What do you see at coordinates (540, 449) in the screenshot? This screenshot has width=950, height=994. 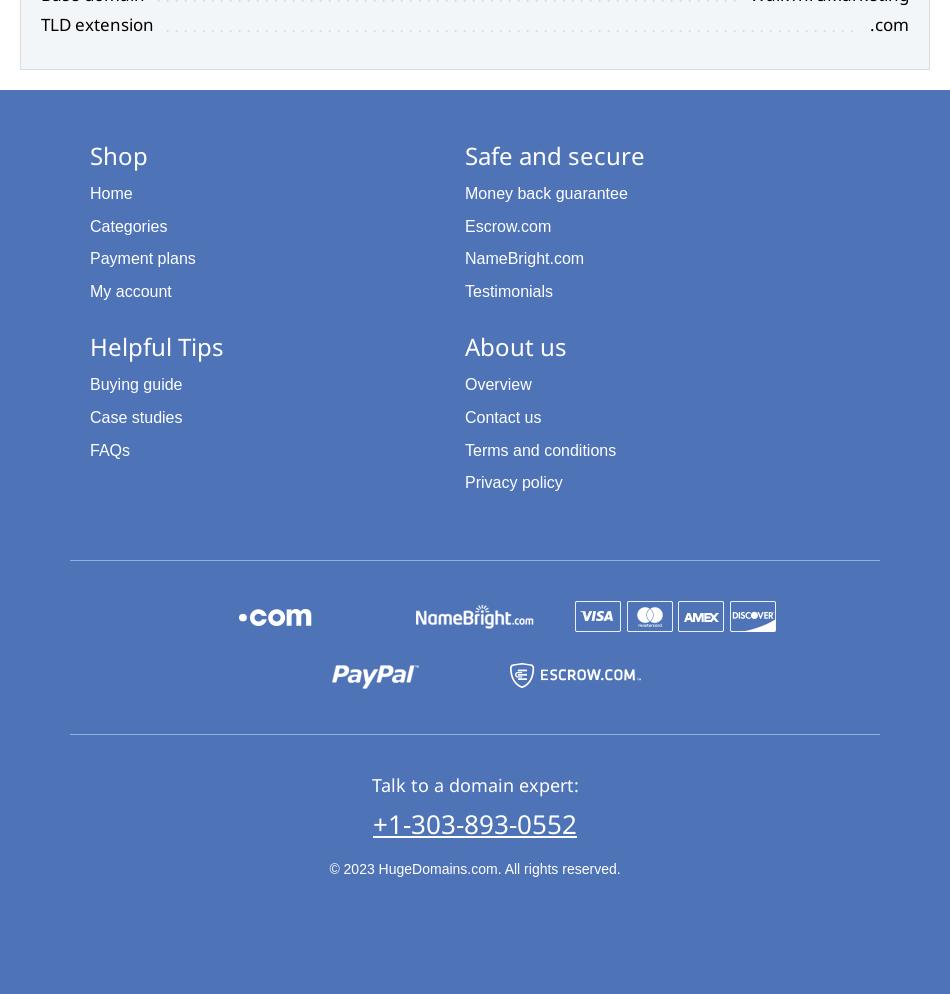 I see `'Terms and conditions'` at bounding box center [540, 449].